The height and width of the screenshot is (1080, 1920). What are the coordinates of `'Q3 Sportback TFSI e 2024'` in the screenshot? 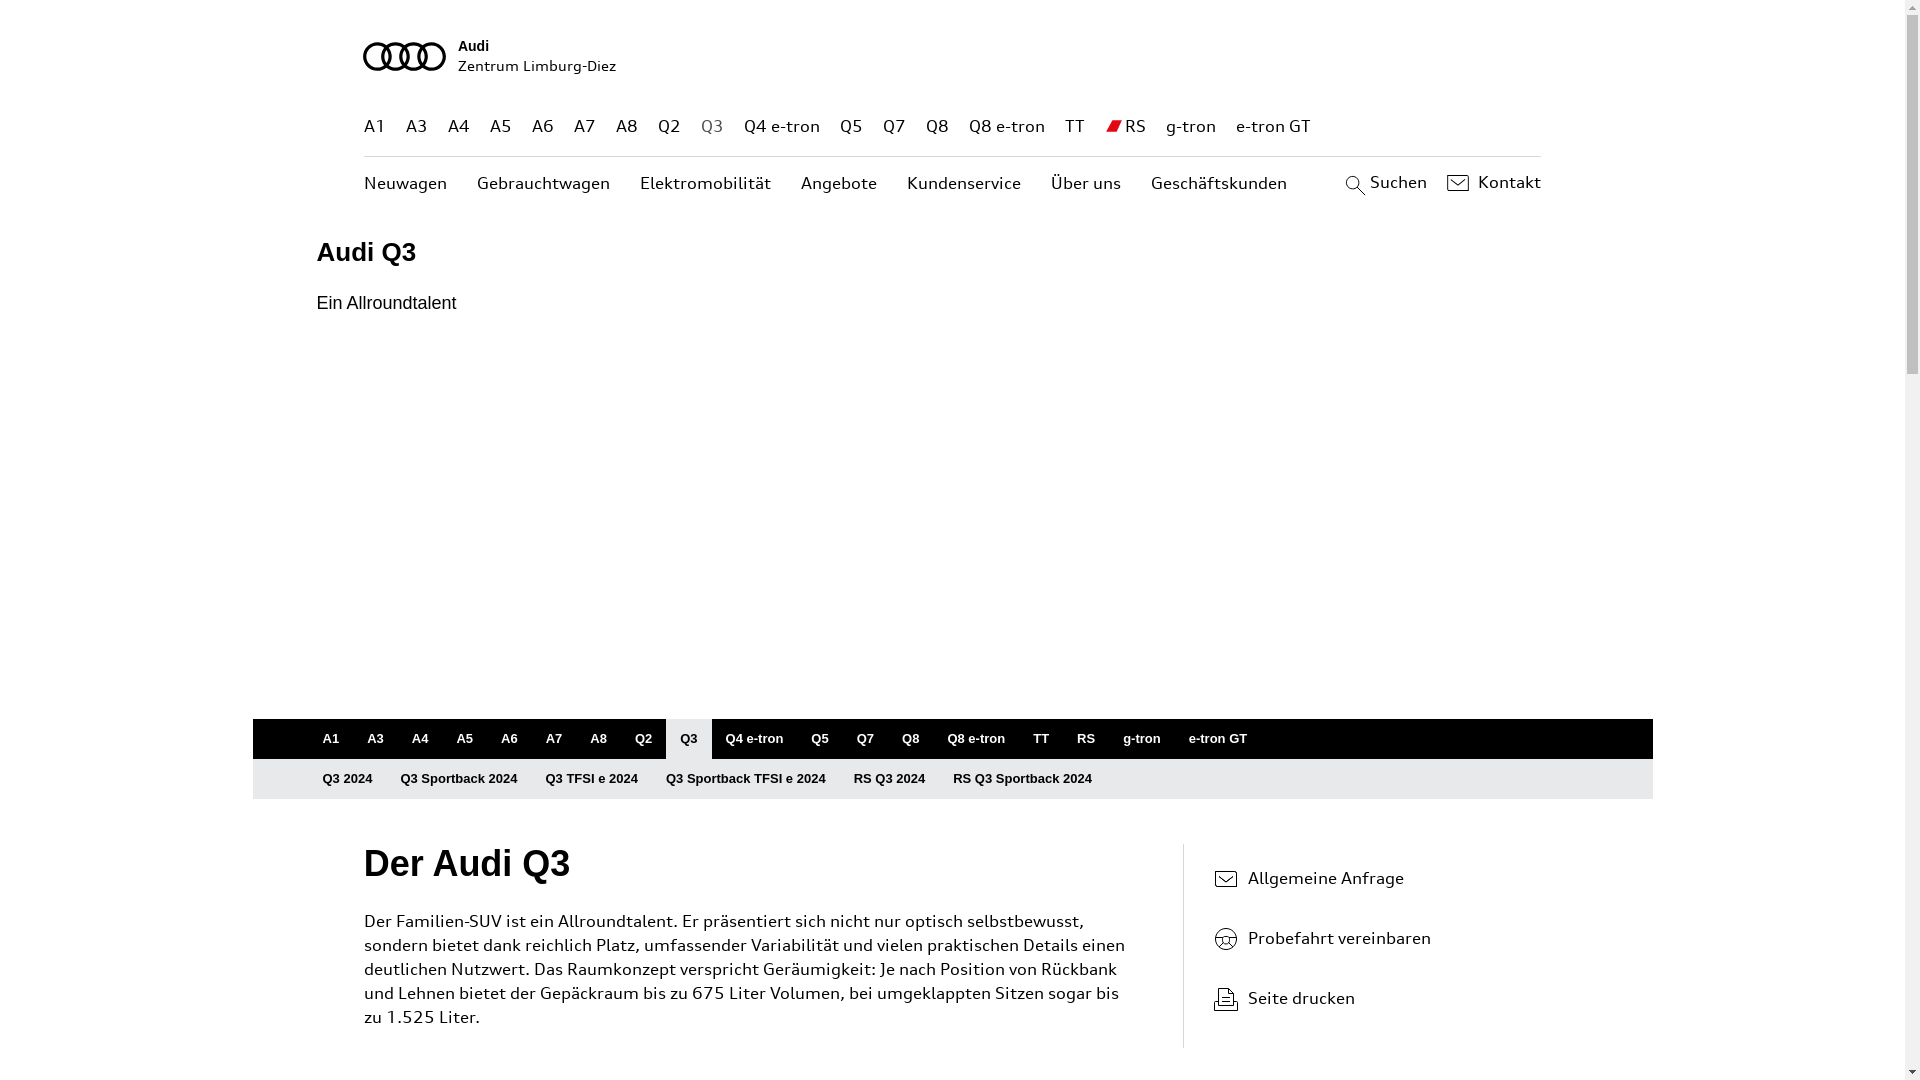 It's located at (744, 778).